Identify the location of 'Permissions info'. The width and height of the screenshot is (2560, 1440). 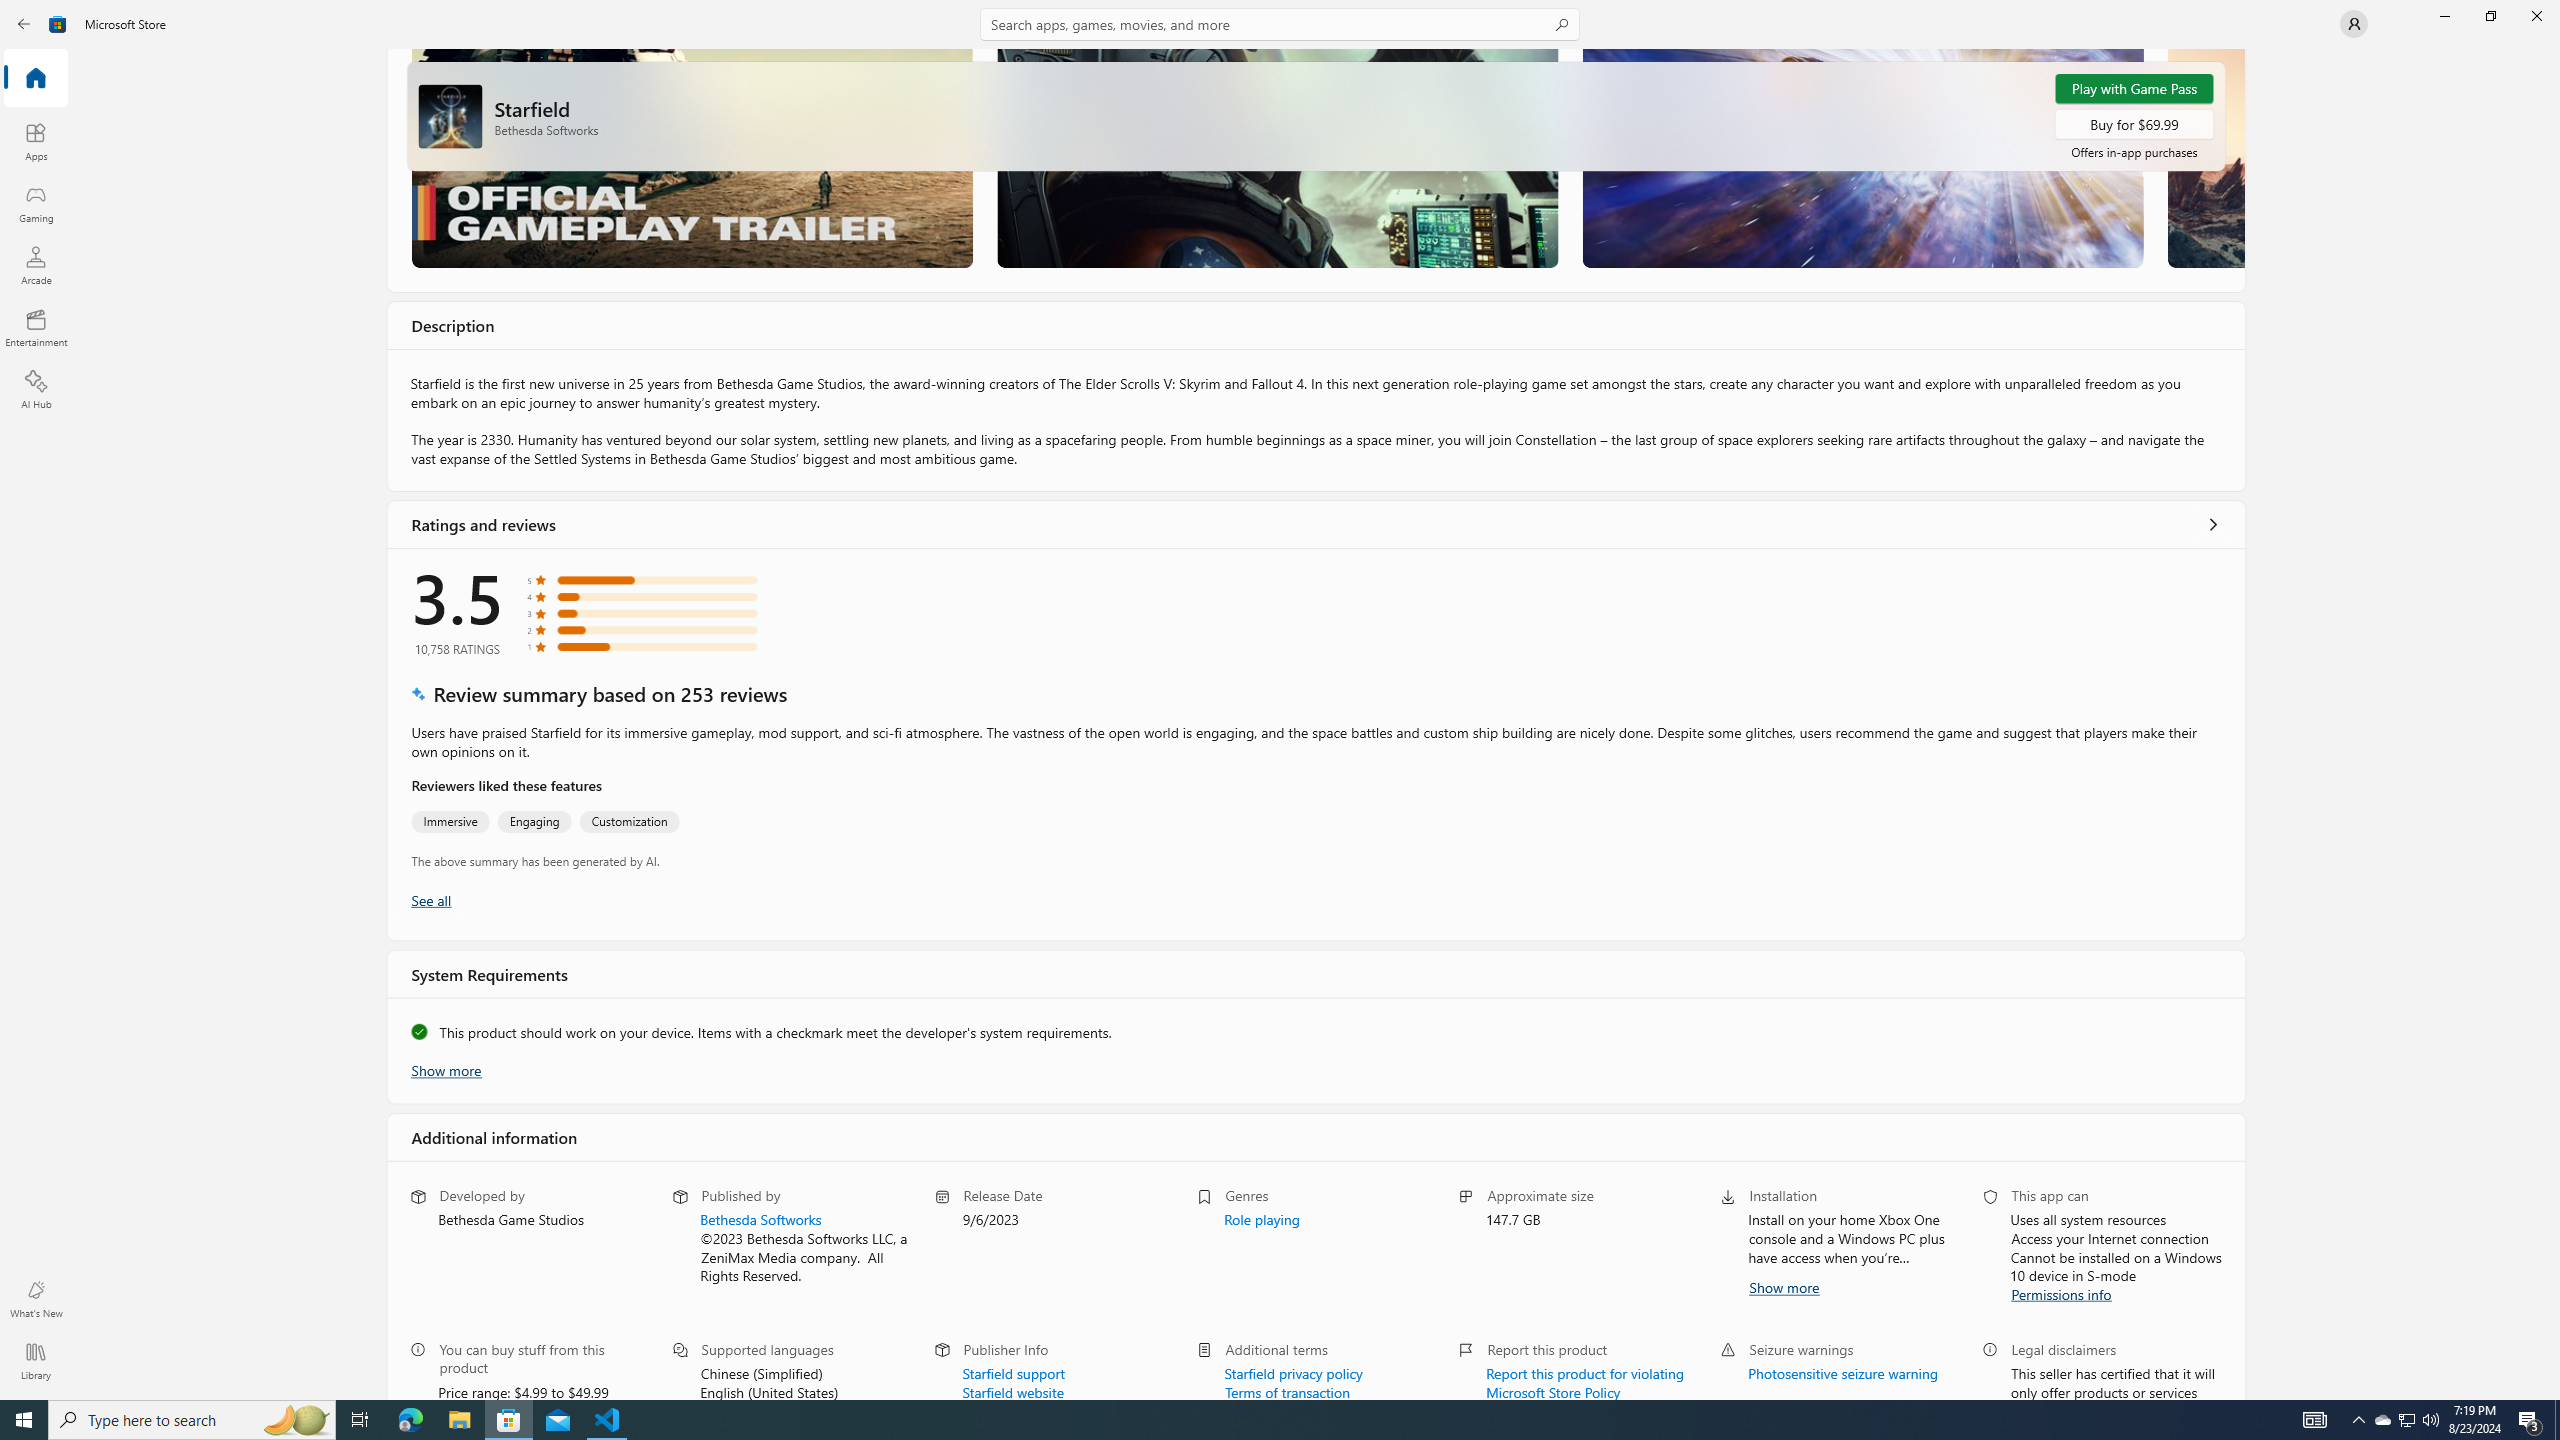
(2062, 1292).